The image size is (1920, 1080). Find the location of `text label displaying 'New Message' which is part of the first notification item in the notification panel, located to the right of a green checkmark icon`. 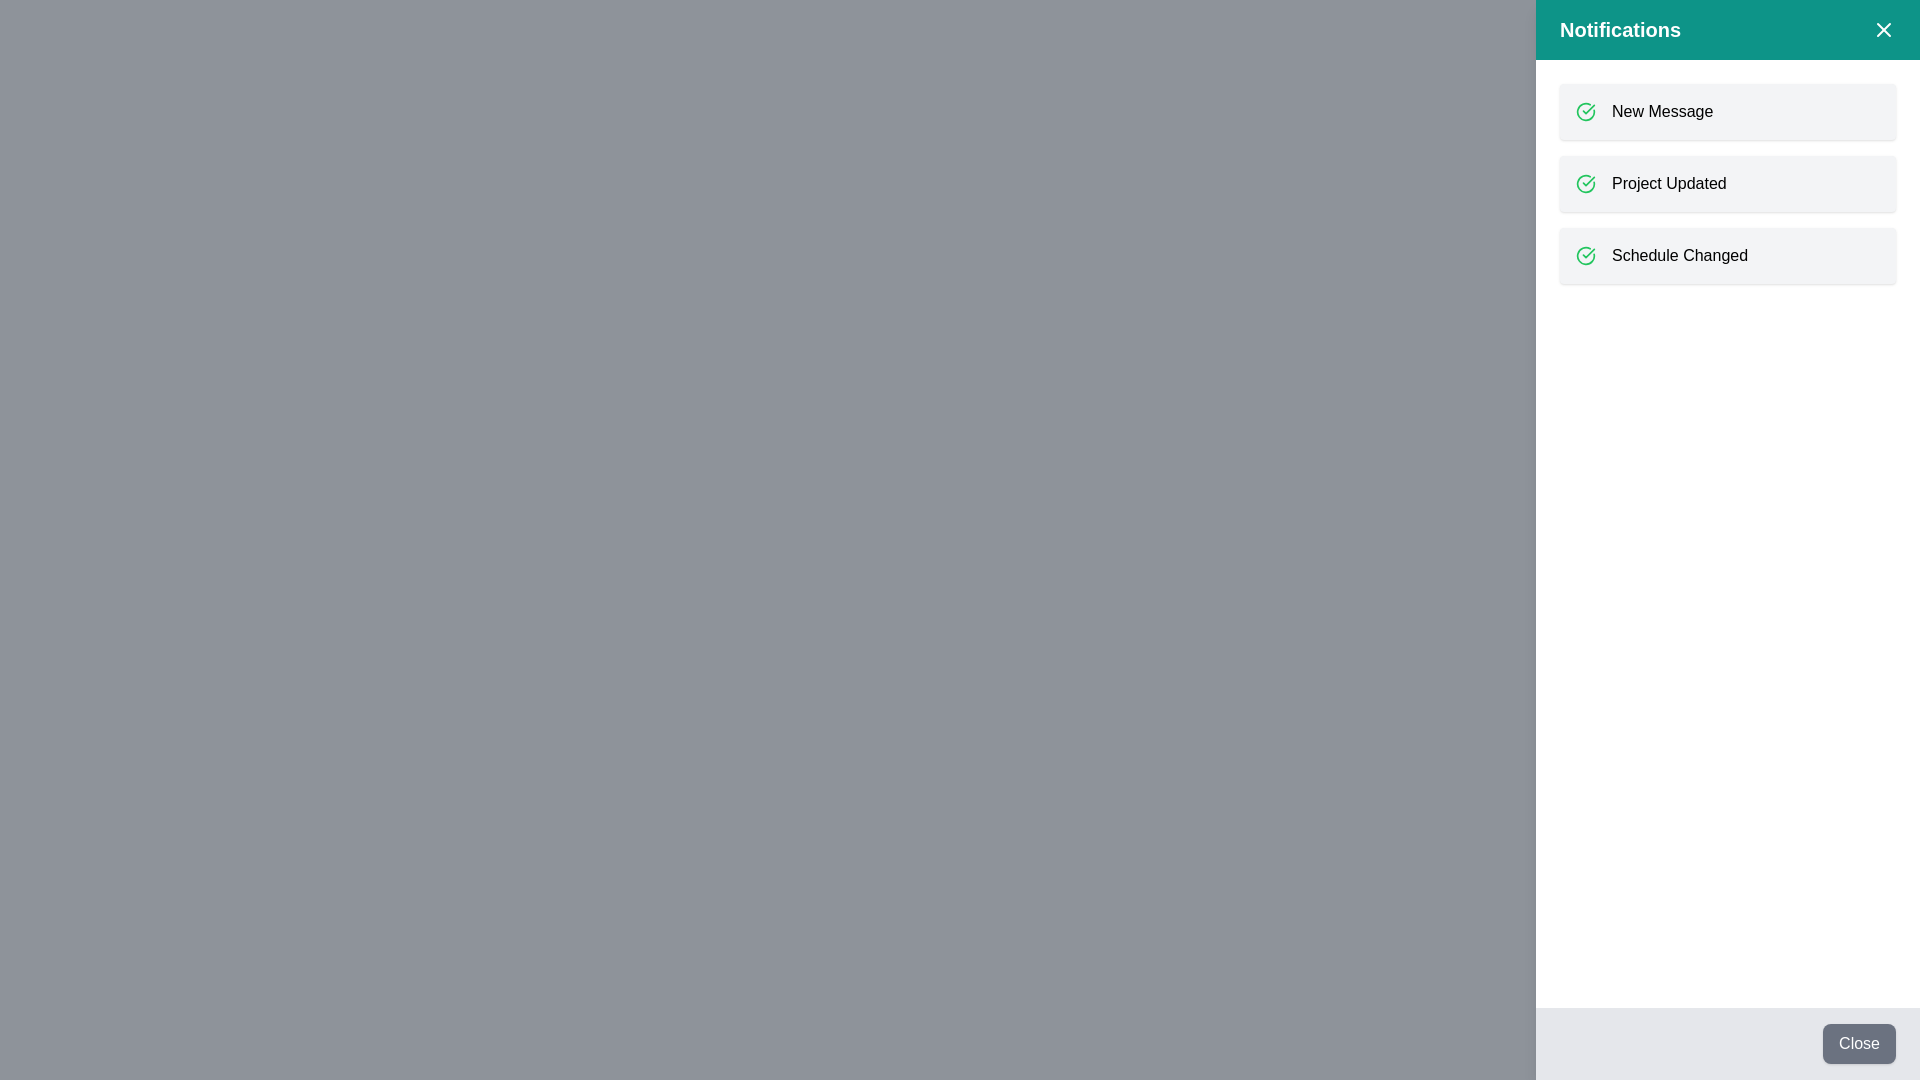

text label displaying 'New Message' which is part of the first notification item in the notification panel, located to the right of a green checkmark icon is located at coordinates (1662, 111).